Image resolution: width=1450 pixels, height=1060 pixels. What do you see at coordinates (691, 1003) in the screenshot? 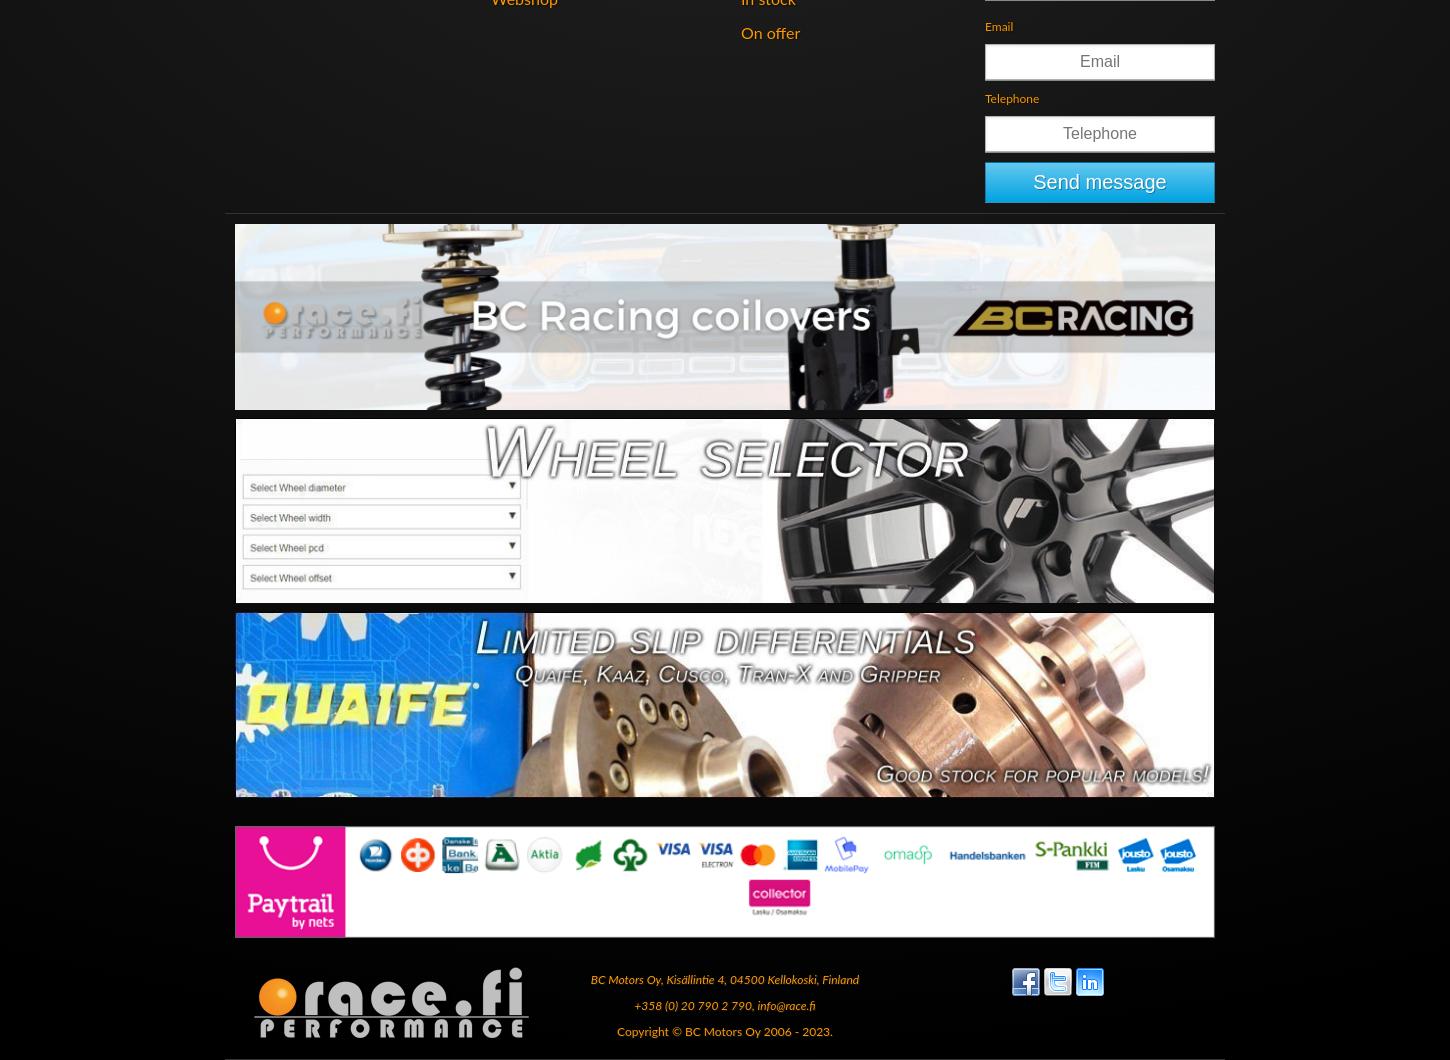
I see `'+358 (0) 20 790 2 790'` at bounding box center [691, 1003].